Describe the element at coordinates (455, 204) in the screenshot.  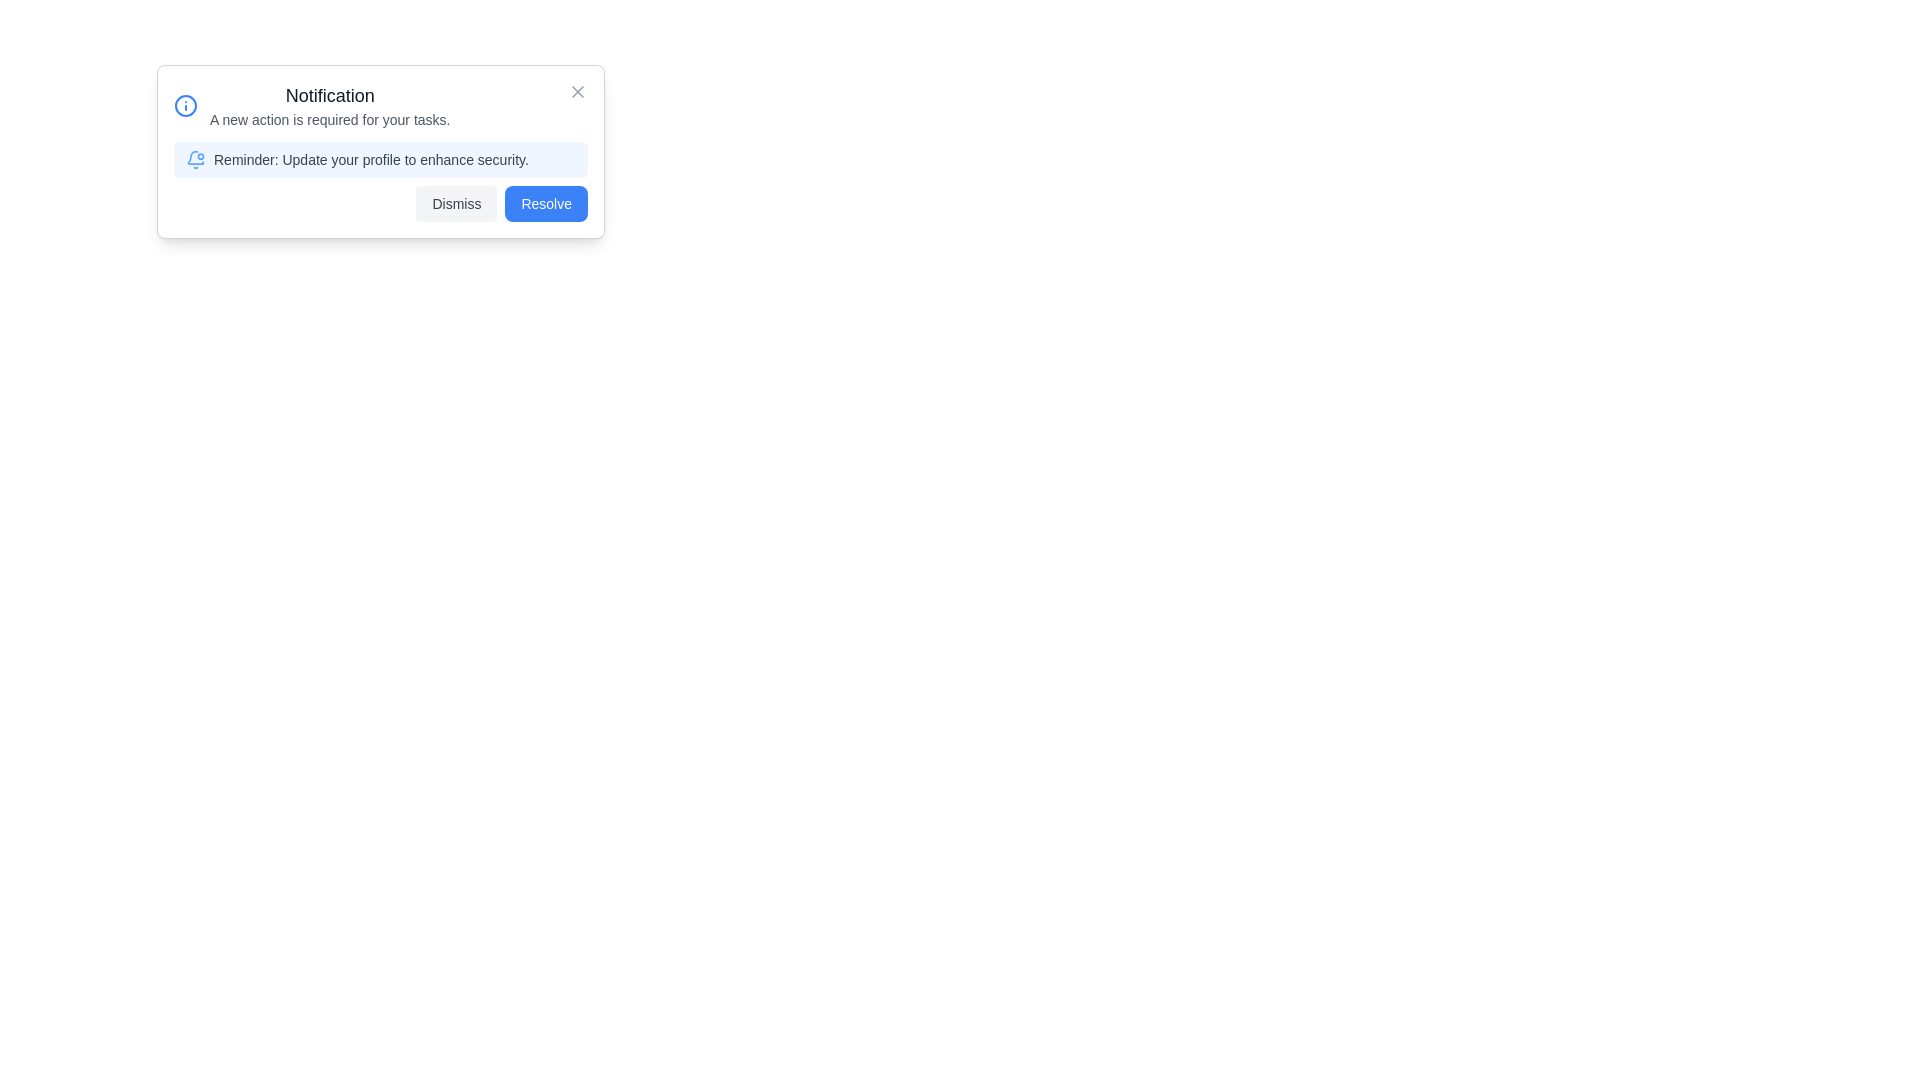
I see `the button located in the notification dialog box, positioned to the left of the blue 'Resolve' button` at that location.